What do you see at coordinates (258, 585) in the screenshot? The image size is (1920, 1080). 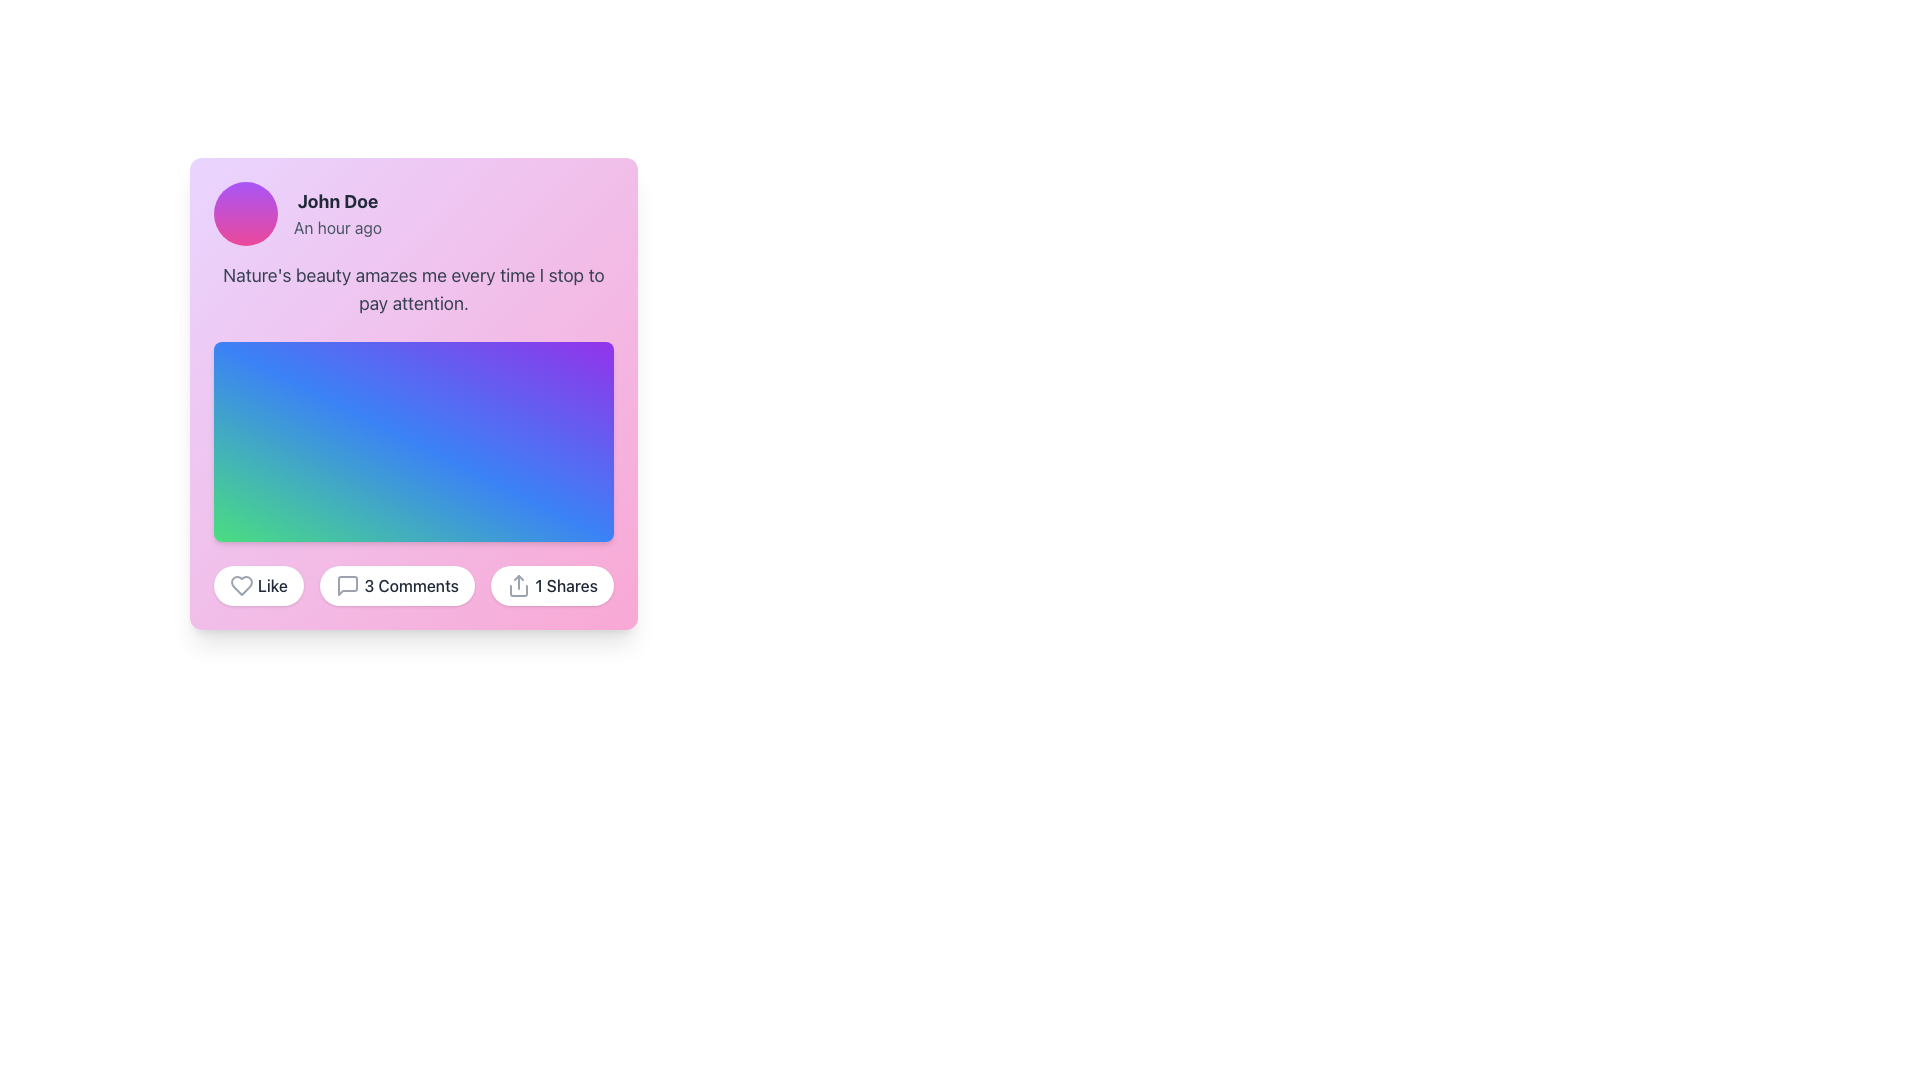 I see `the 'Like' button, which is the first pill-shaped button with a gray heart icon and the text 'Like' in bold dark gray` at bounding box center [258, 585].